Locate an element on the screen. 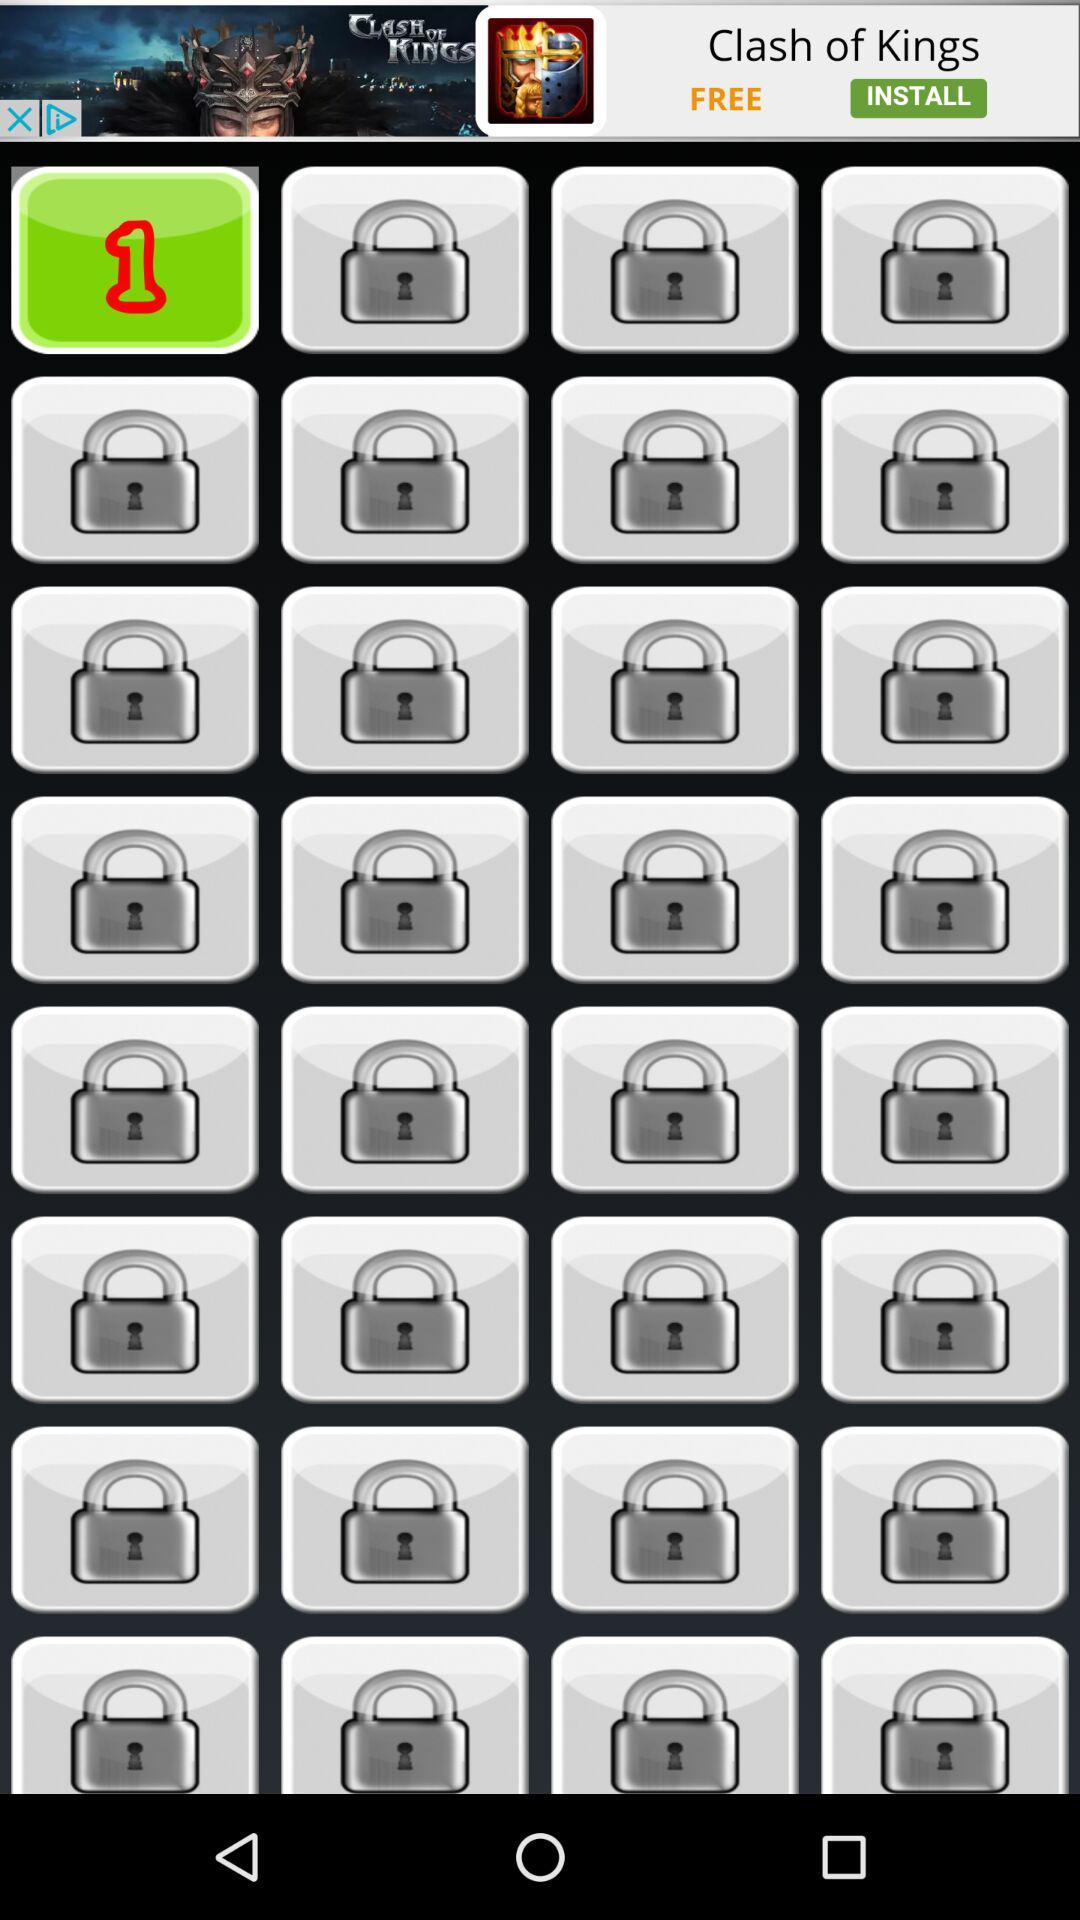 The image size is (1080, 1920). unlock is located at coordinates (135, 1099).